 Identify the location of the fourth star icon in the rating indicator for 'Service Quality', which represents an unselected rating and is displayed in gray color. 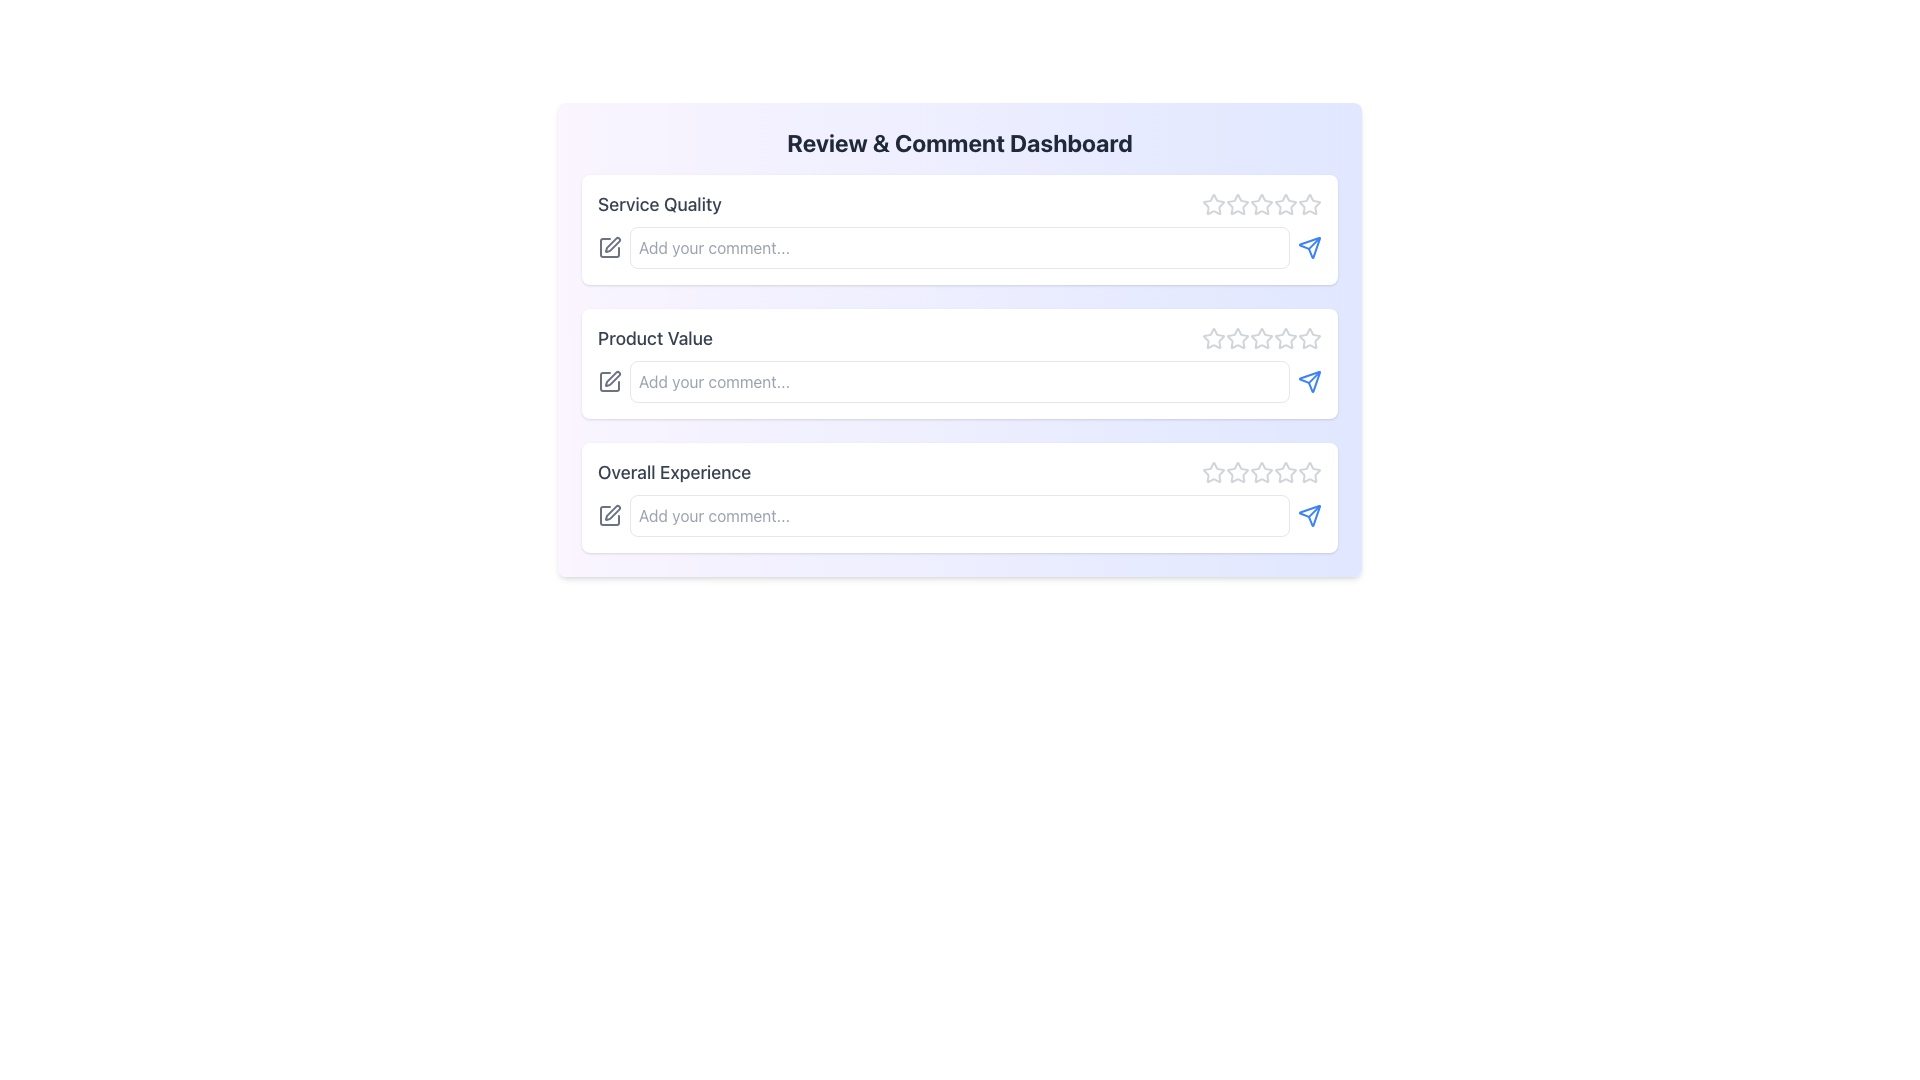
(1286, 204).